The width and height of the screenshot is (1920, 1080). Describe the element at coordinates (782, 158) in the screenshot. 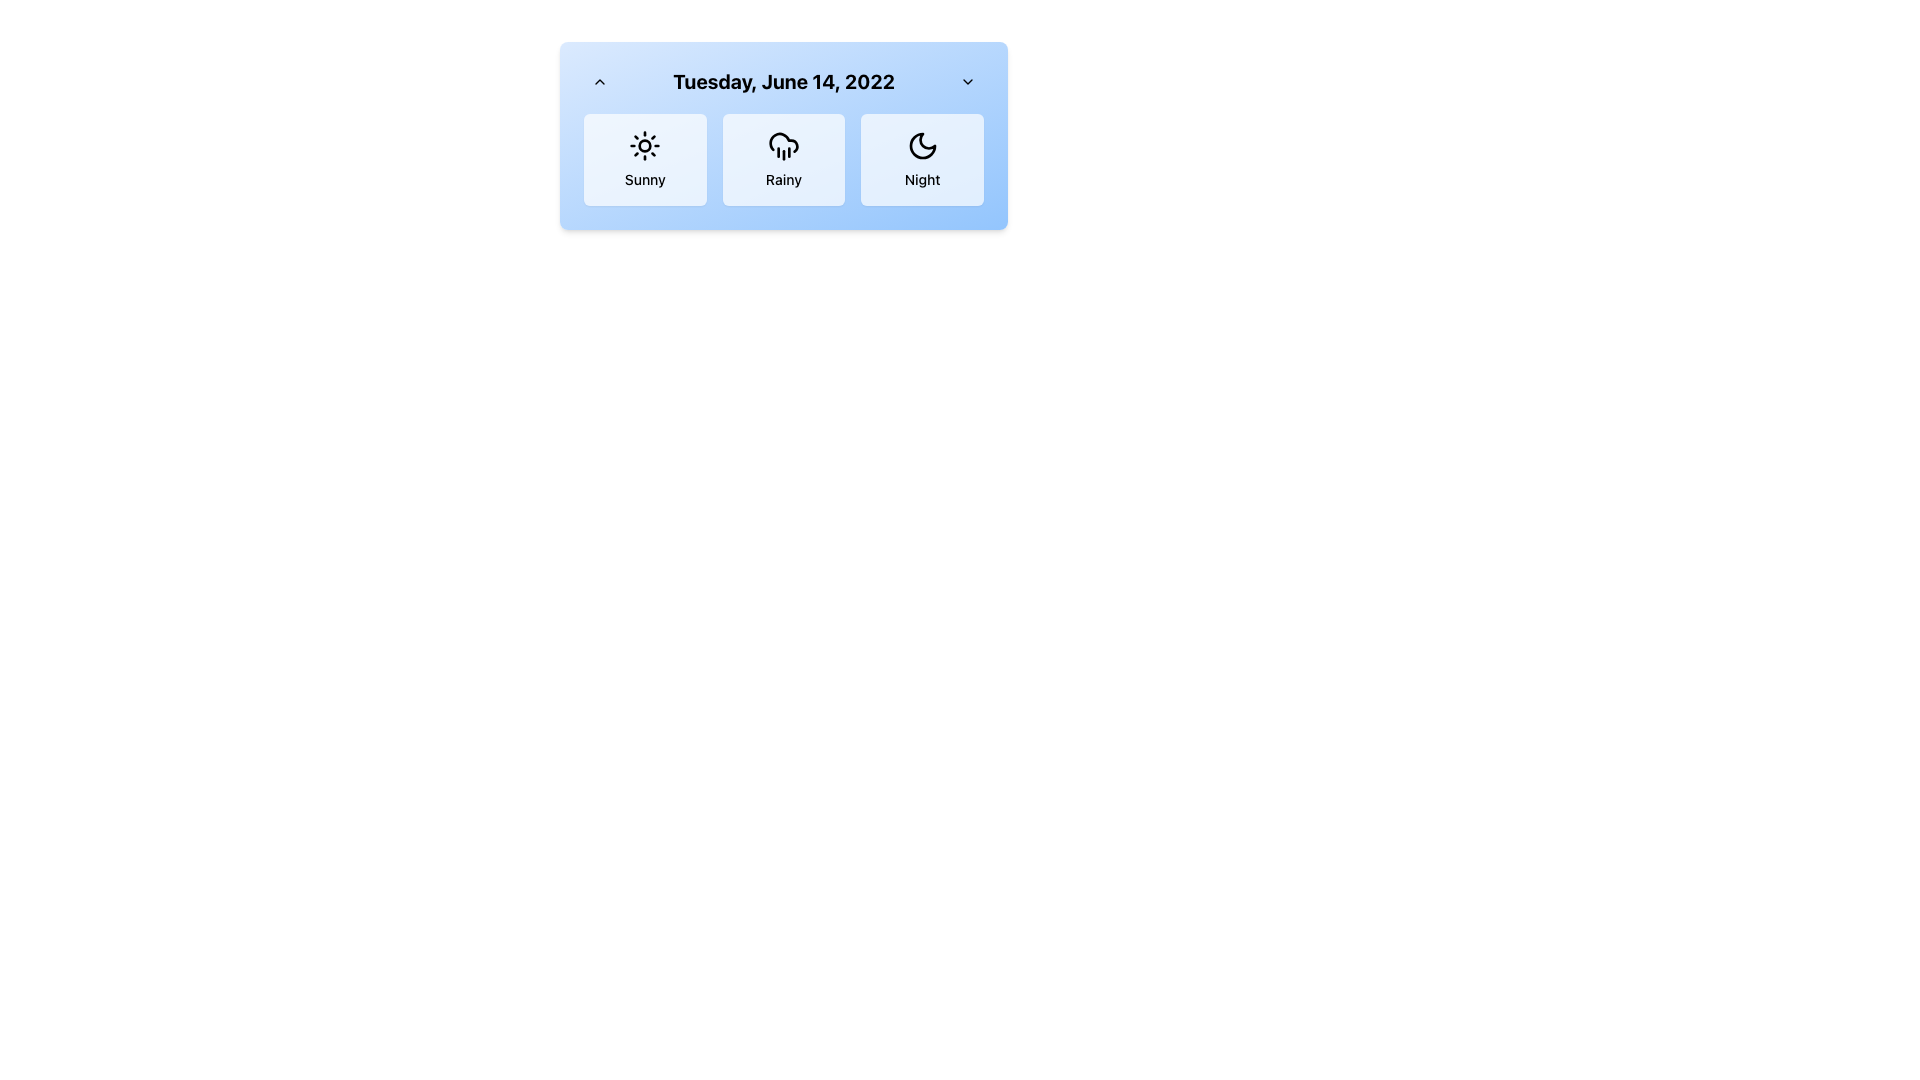

I see `the vertically-placed grid structure containing icon-based weather representations for 'Sunny', 'Rainy', and 'Night', which is located below the date title 'Tuesday, June 14, 2022'` at that location.